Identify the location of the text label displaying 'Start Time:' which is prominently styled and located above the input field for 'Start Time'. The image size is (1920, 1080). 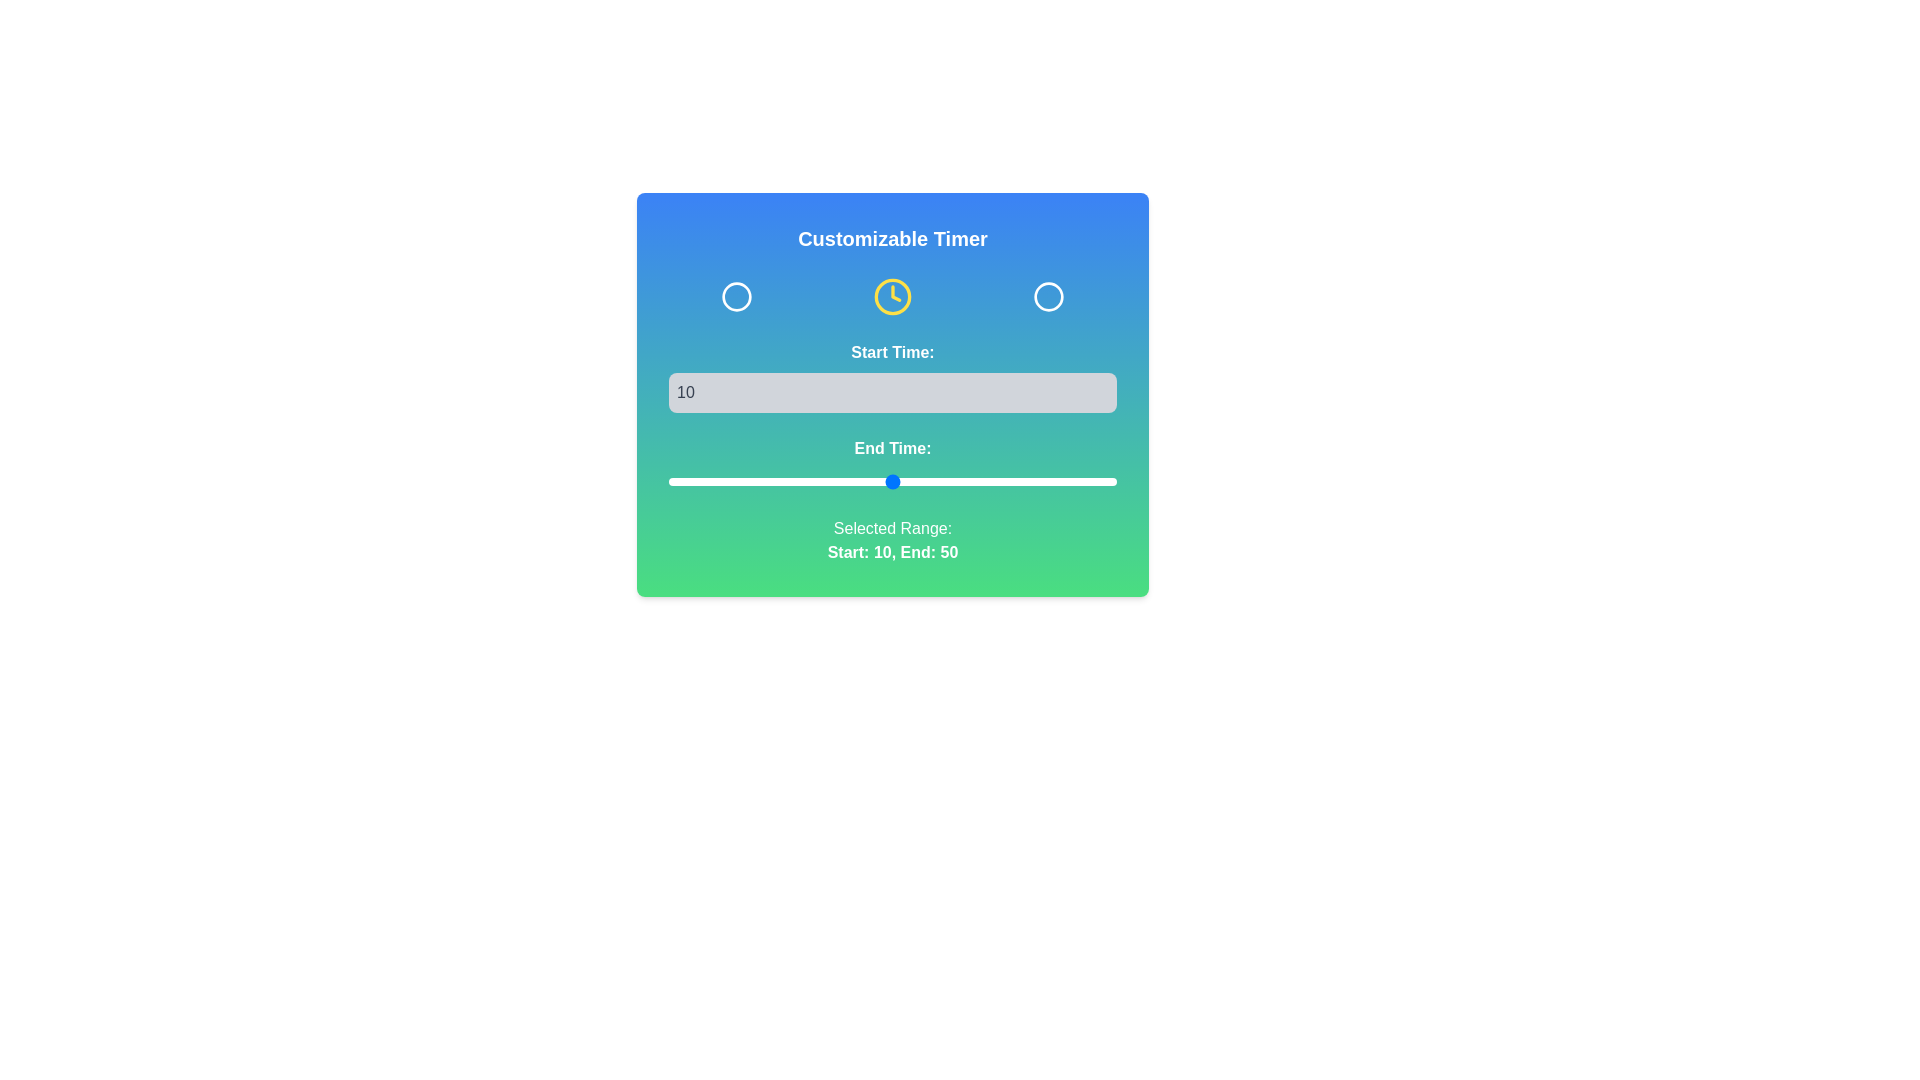
(891, 352).